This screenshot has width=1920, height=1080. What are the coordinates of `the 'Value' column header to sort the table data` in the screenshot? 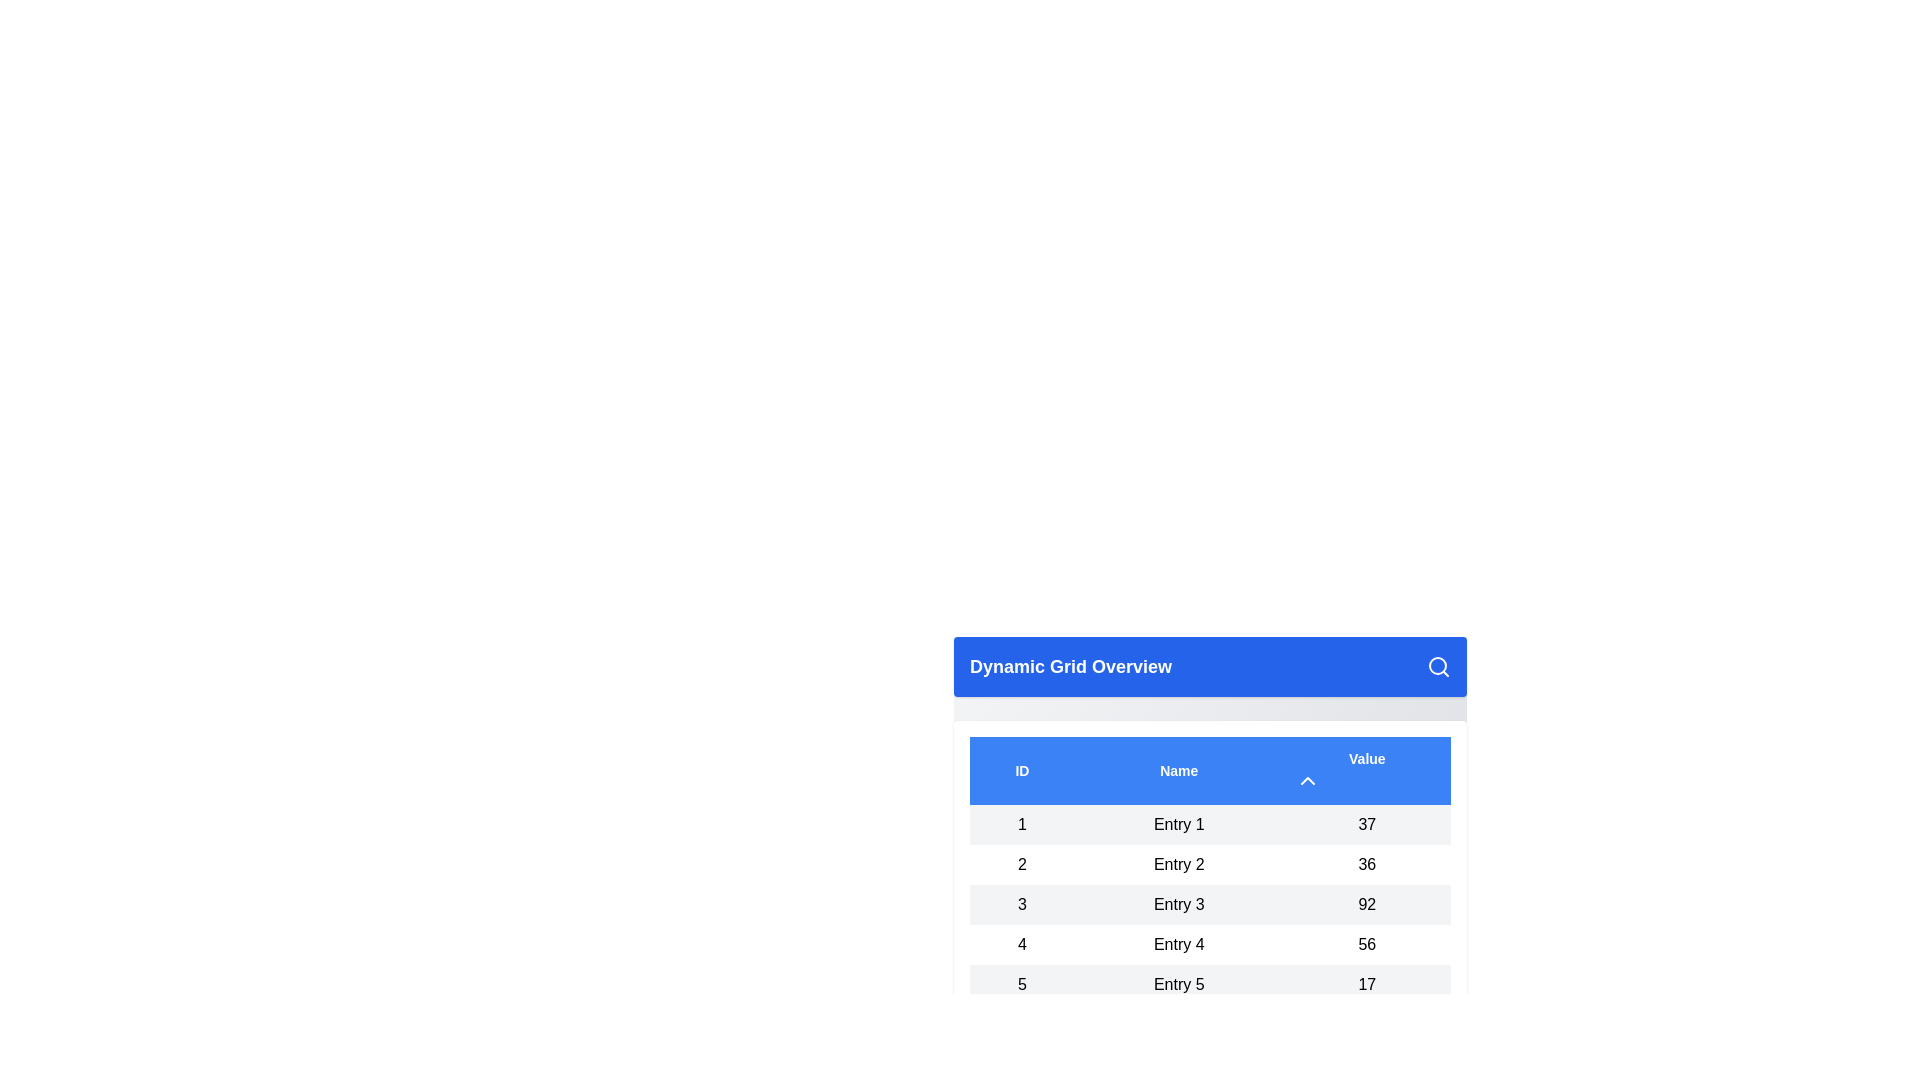 It's located at (1366, 770).